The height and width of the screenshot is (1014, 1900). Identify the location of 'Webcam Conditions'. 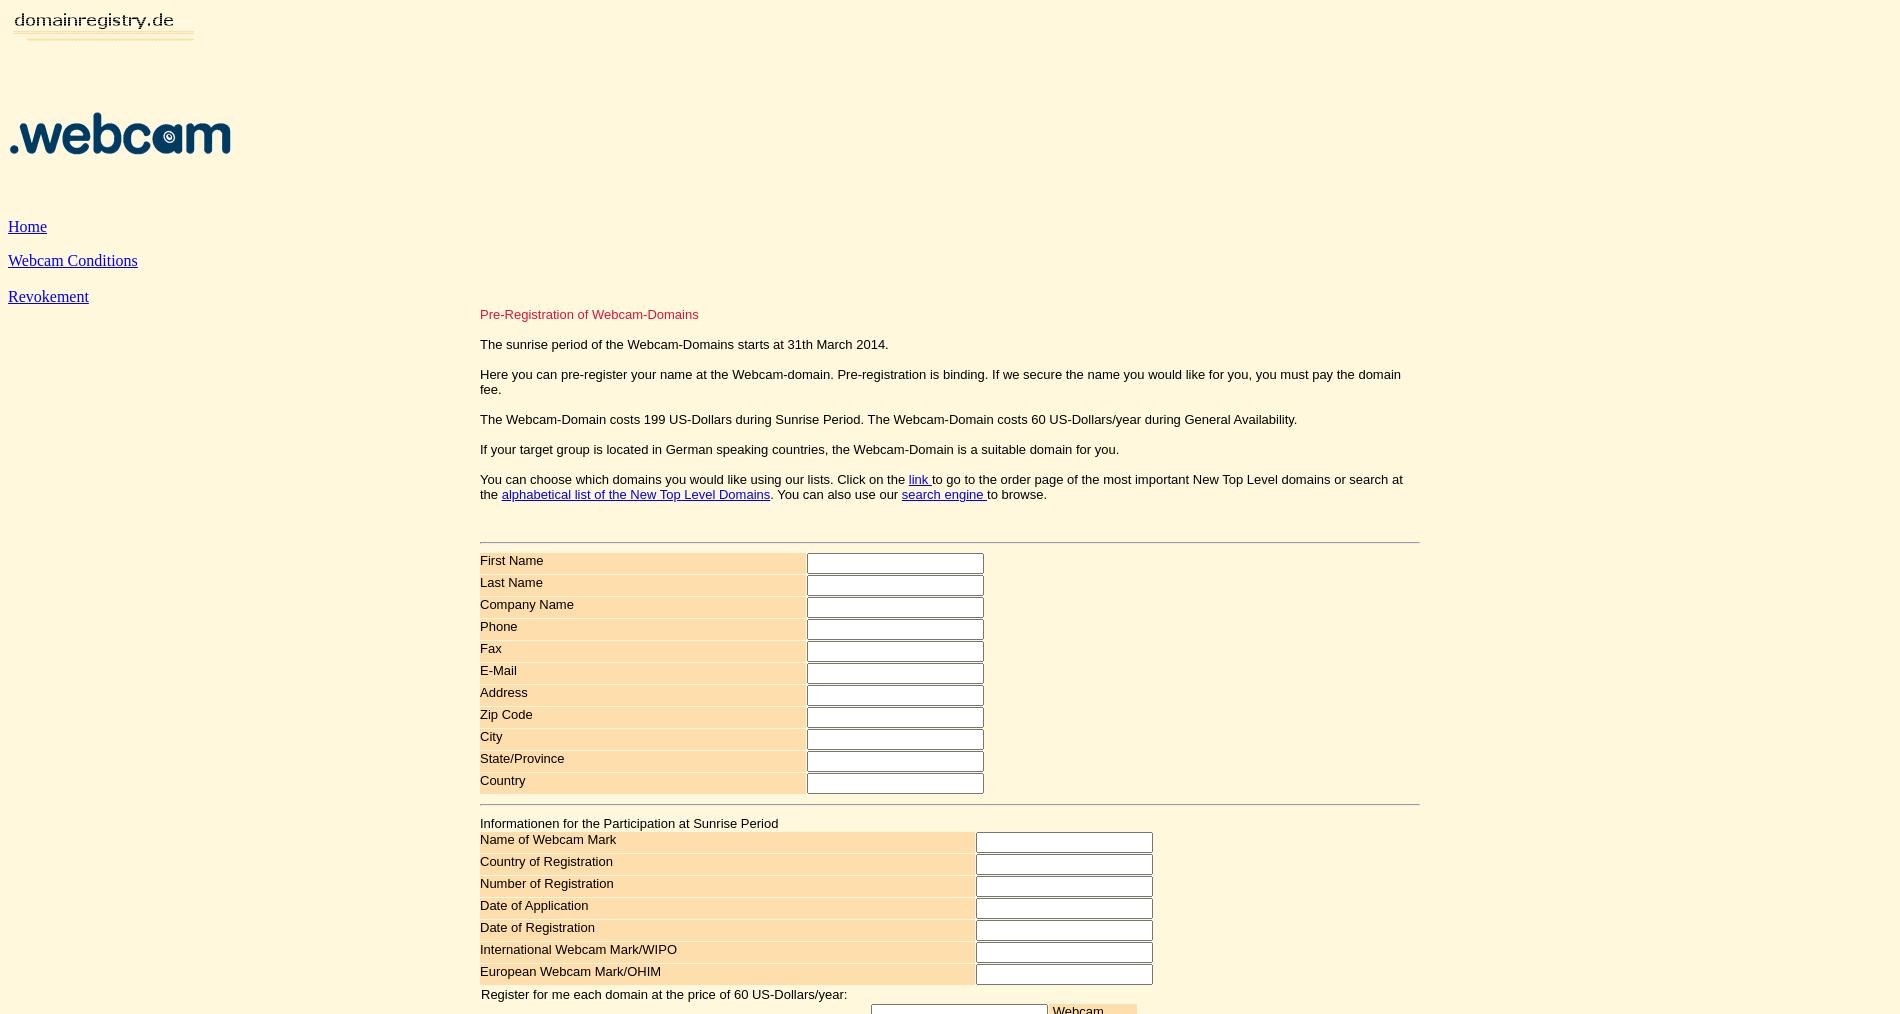
(72, 260).